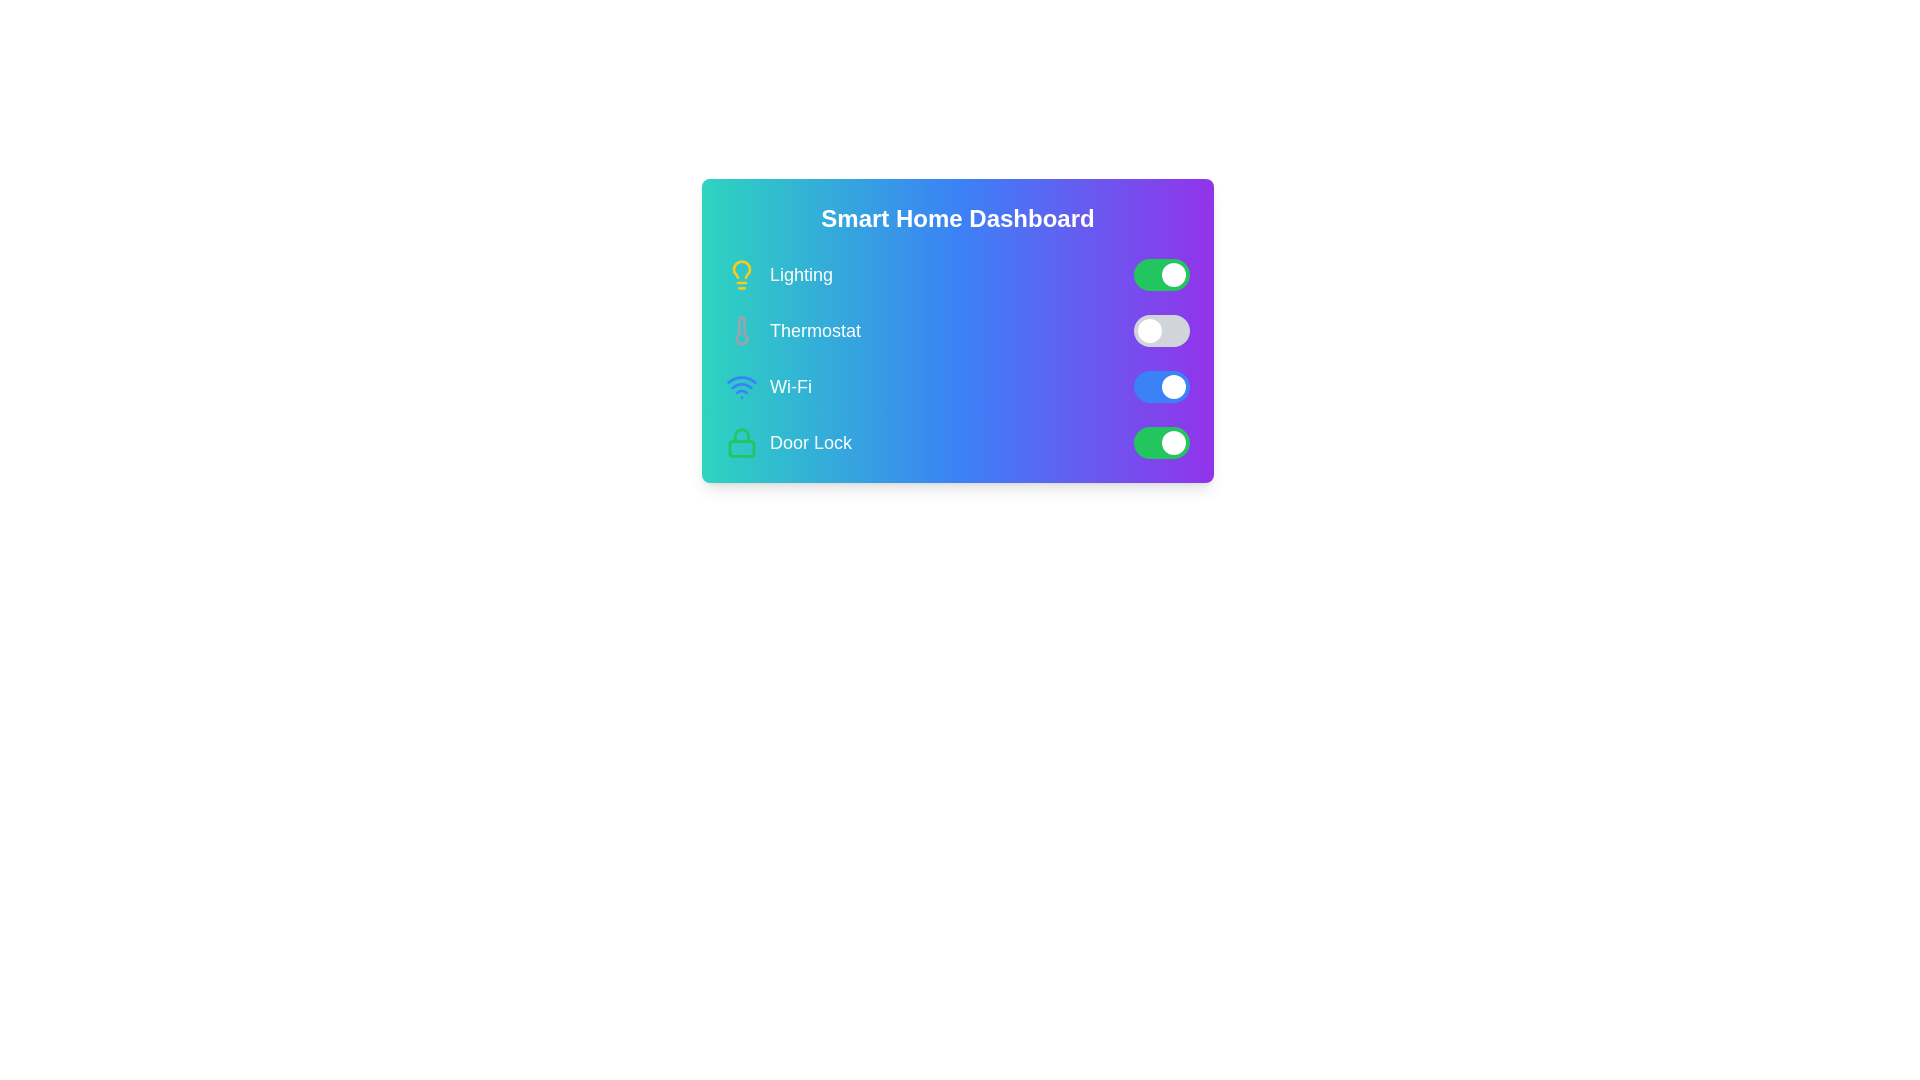 This screenshot has width=1920, height=1080. Describe the element at coordinates (792, 330) in the screenshot. I see `the 'Thermostat' label with an icon in the 'Smart Home Dashboard', which is positioned in the second row of the main list, between the 'Lighting' and 'Wi-Fi' elements` at that location.